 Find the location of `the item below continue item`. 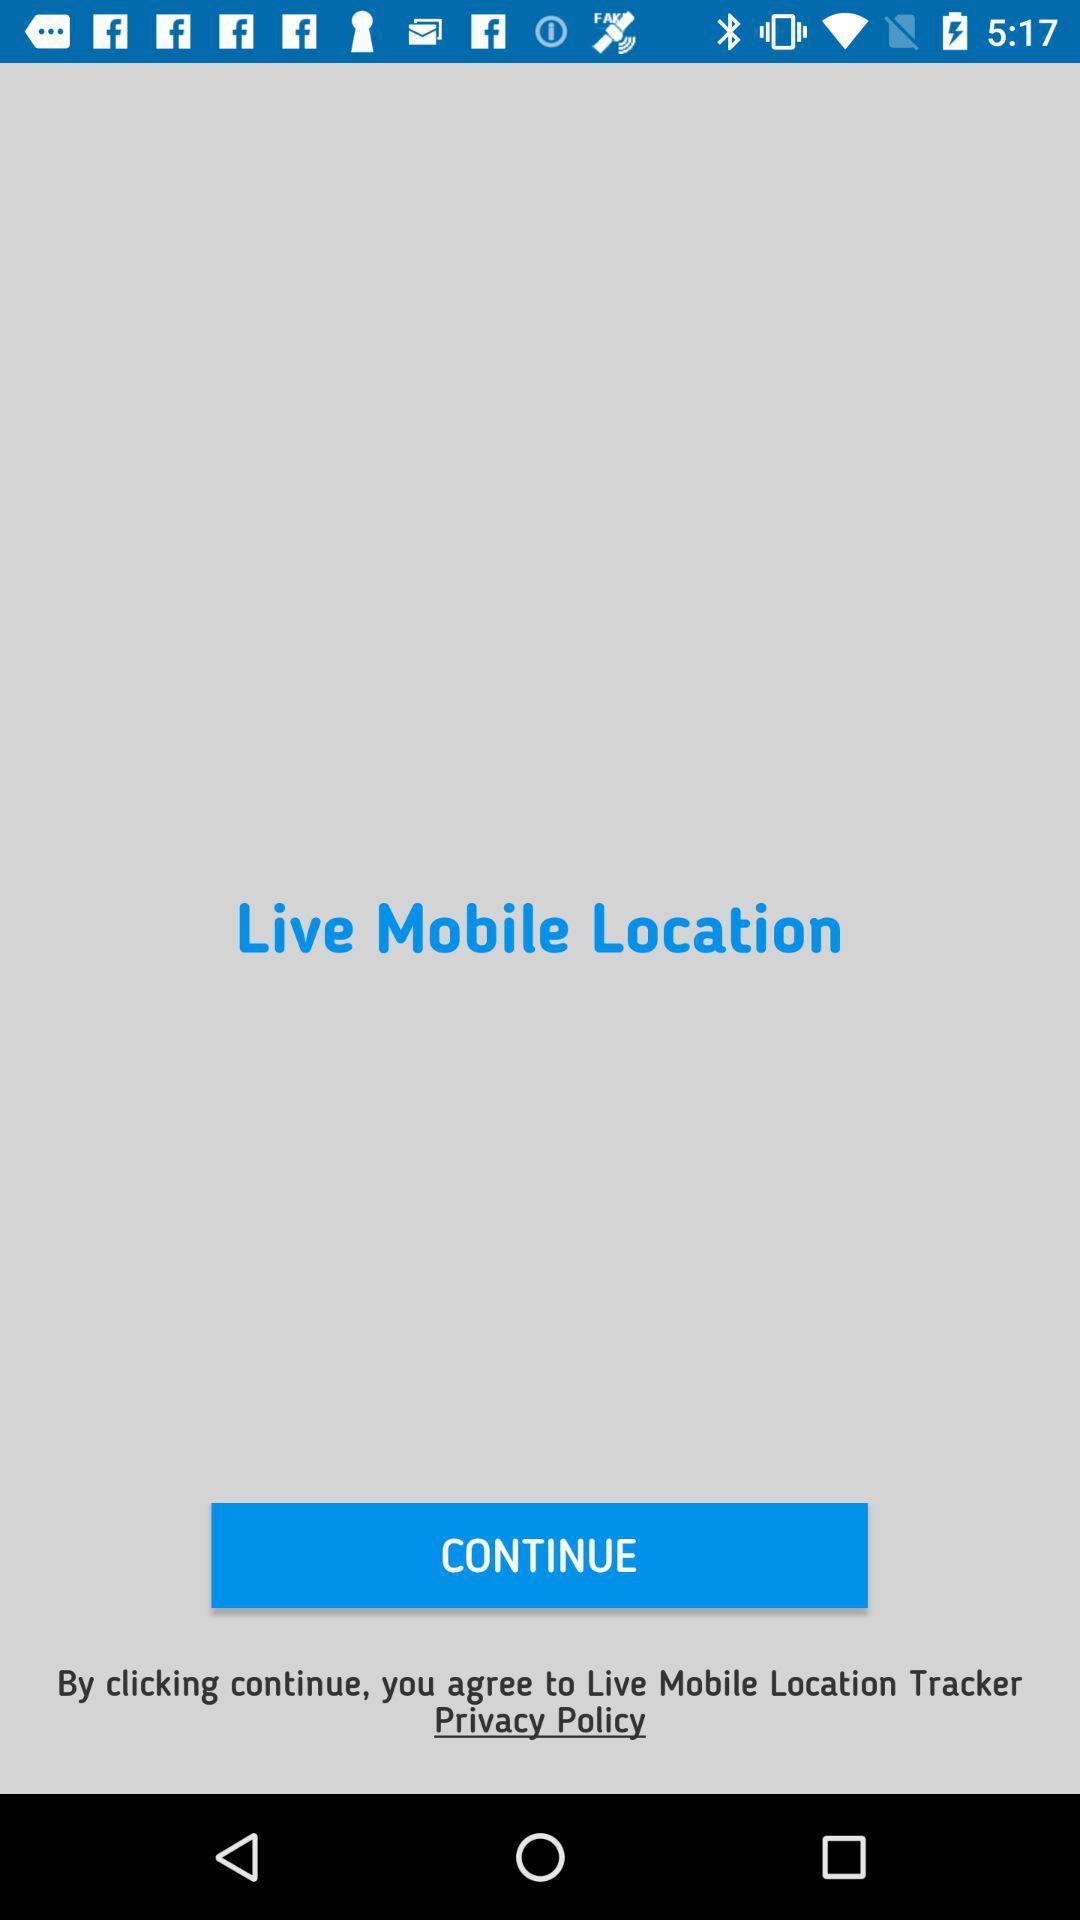

the item below continue item is located at coordinates (540, 1699).